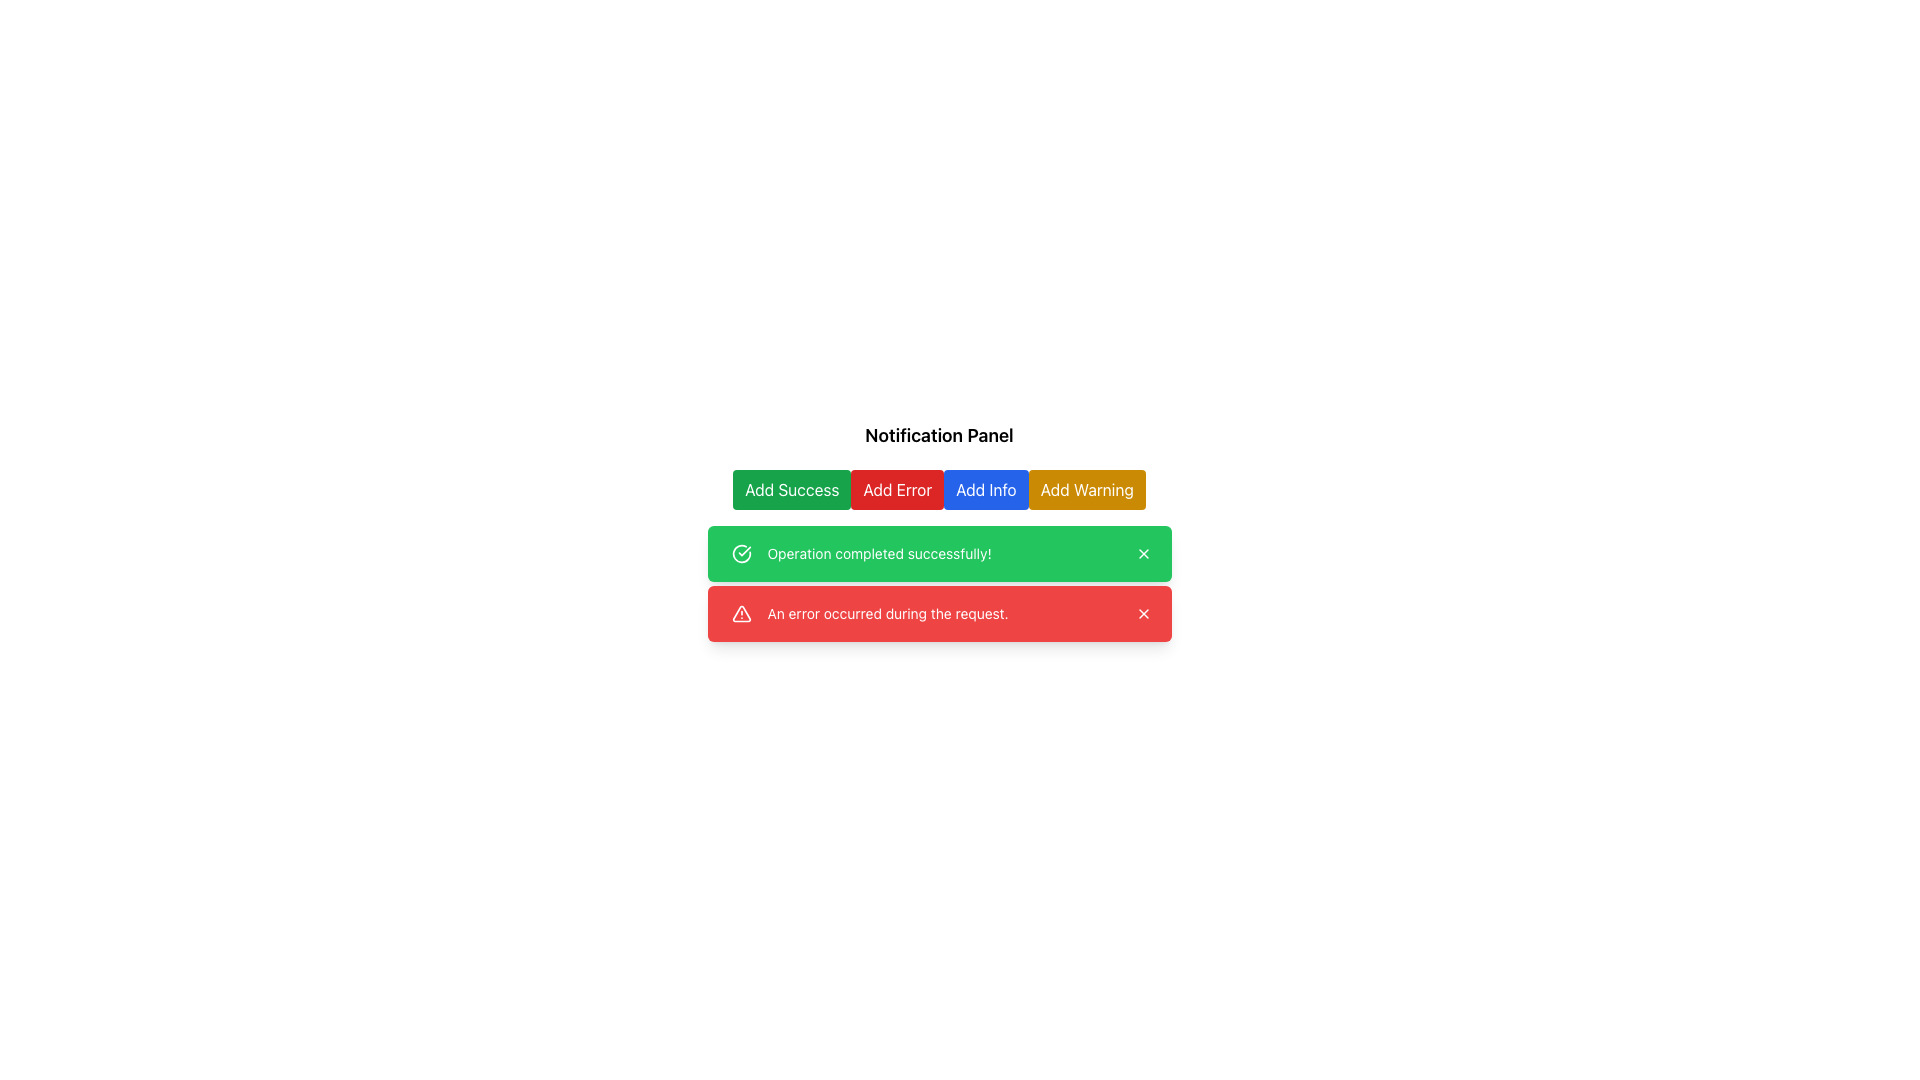  What do you see at coordinates (740, 612) in the screenshot?
I see `the triangular warning icon with a red background located within the notification box labeled 'An error occurred during the request.'` at bounding box center [740, 612].